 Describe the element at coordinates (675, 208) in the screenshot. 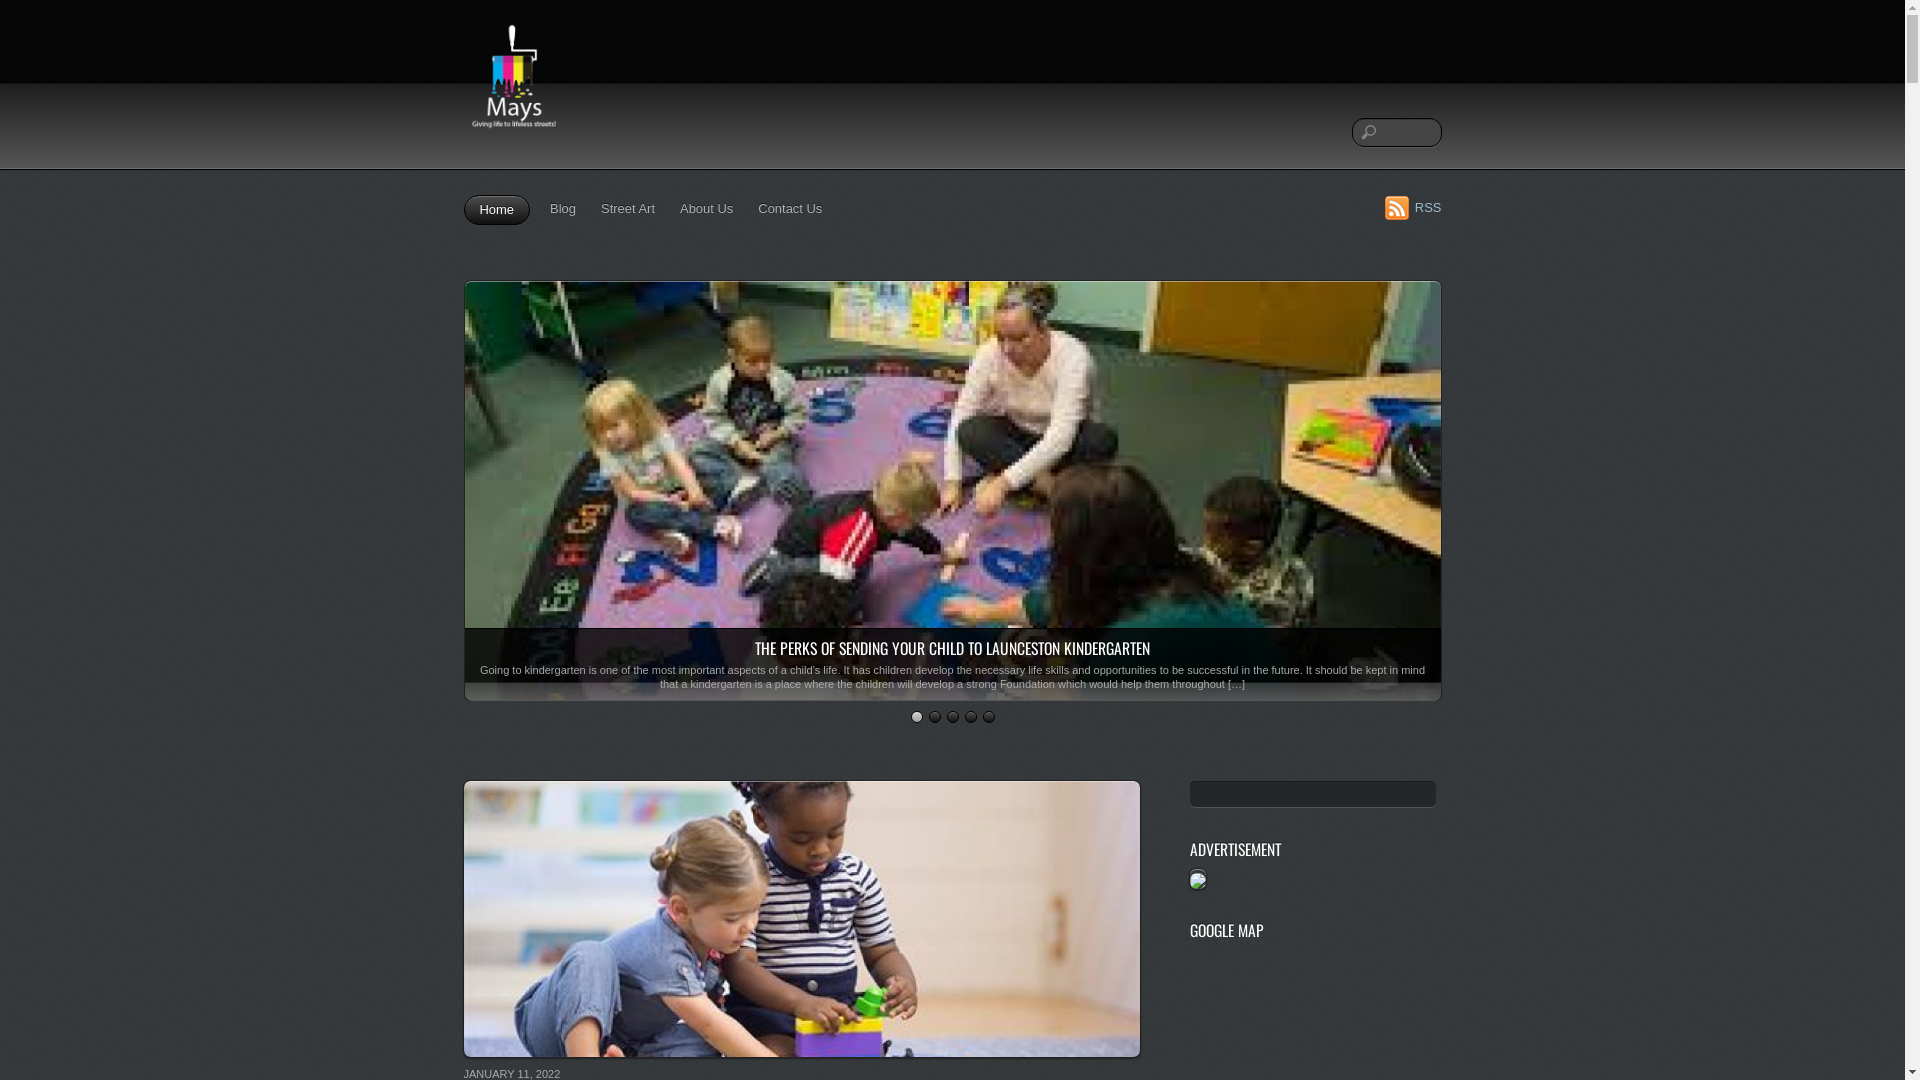

I see `'About Us'` at that location.